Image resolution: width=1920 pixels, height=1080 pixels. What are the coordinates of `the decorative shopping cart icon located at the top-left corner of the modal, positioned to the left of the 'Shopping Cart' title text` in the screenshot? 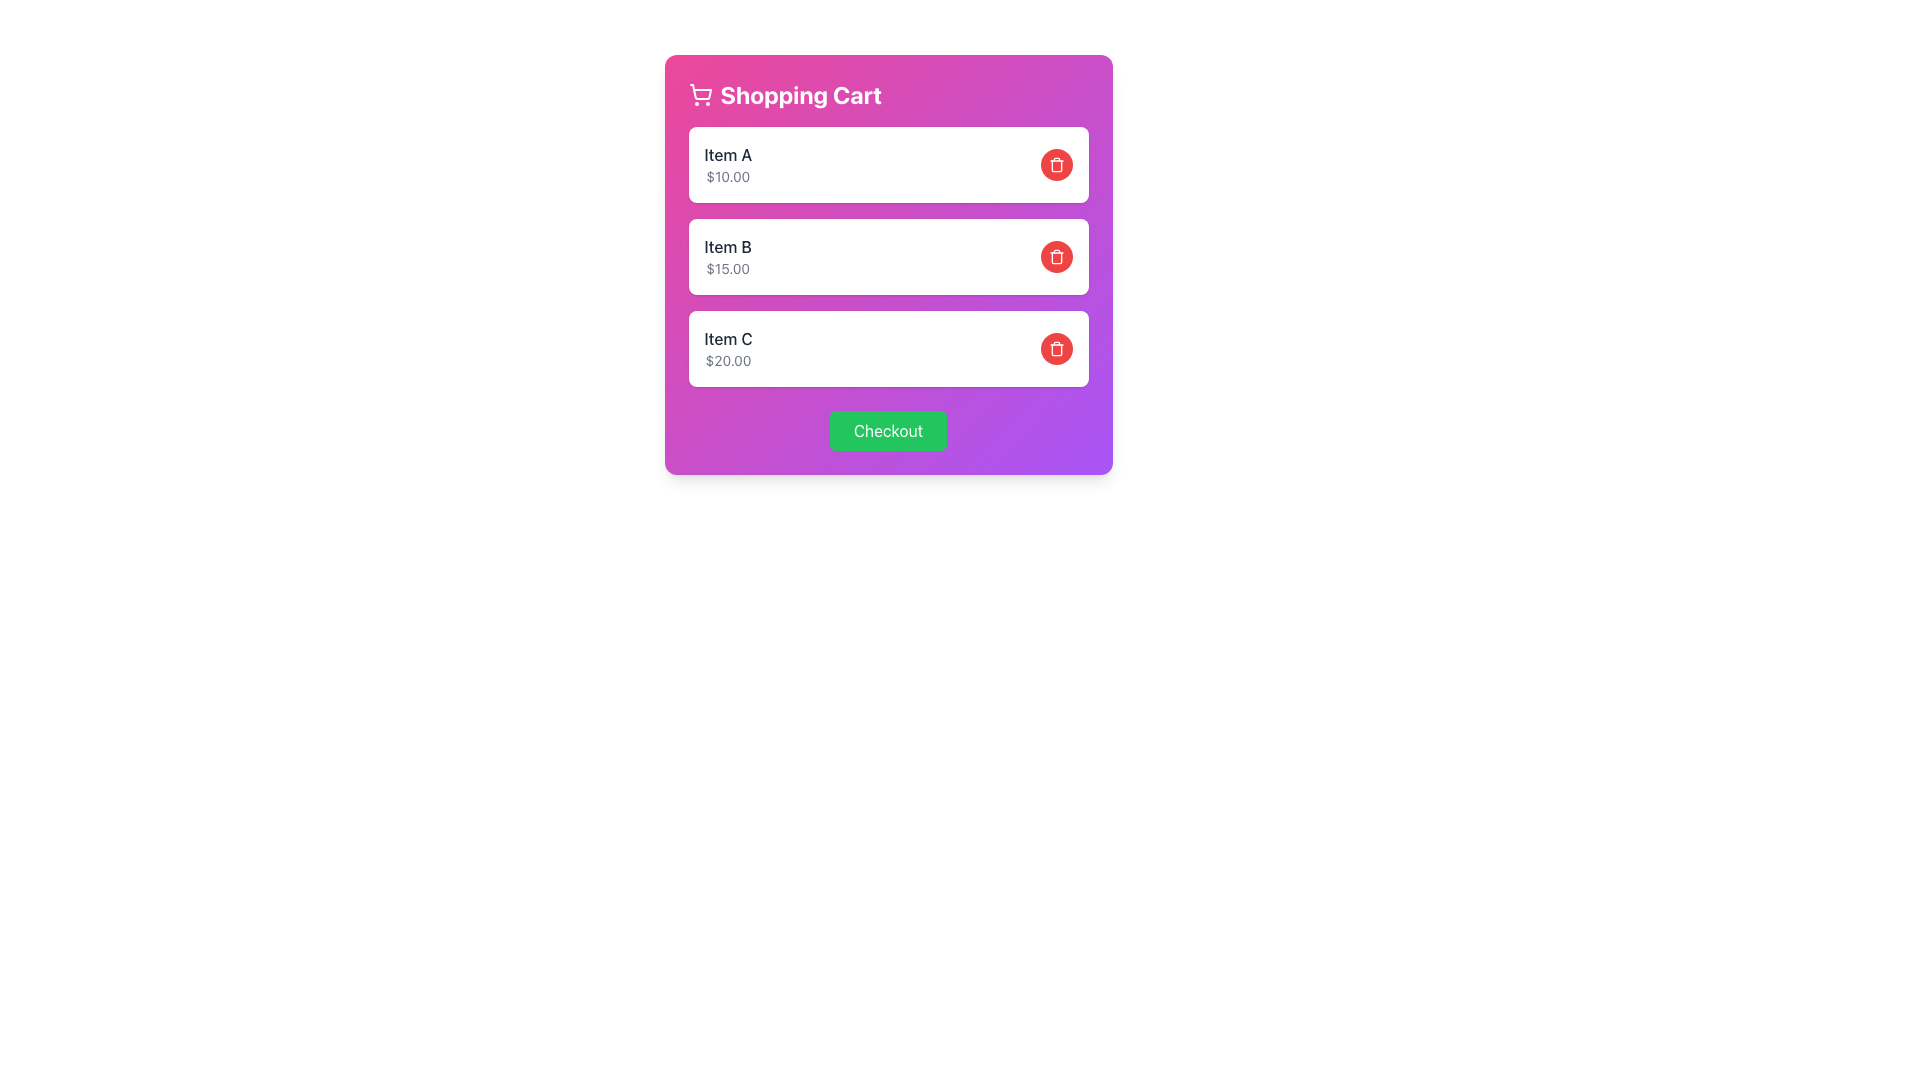 It's located at (700, 95).